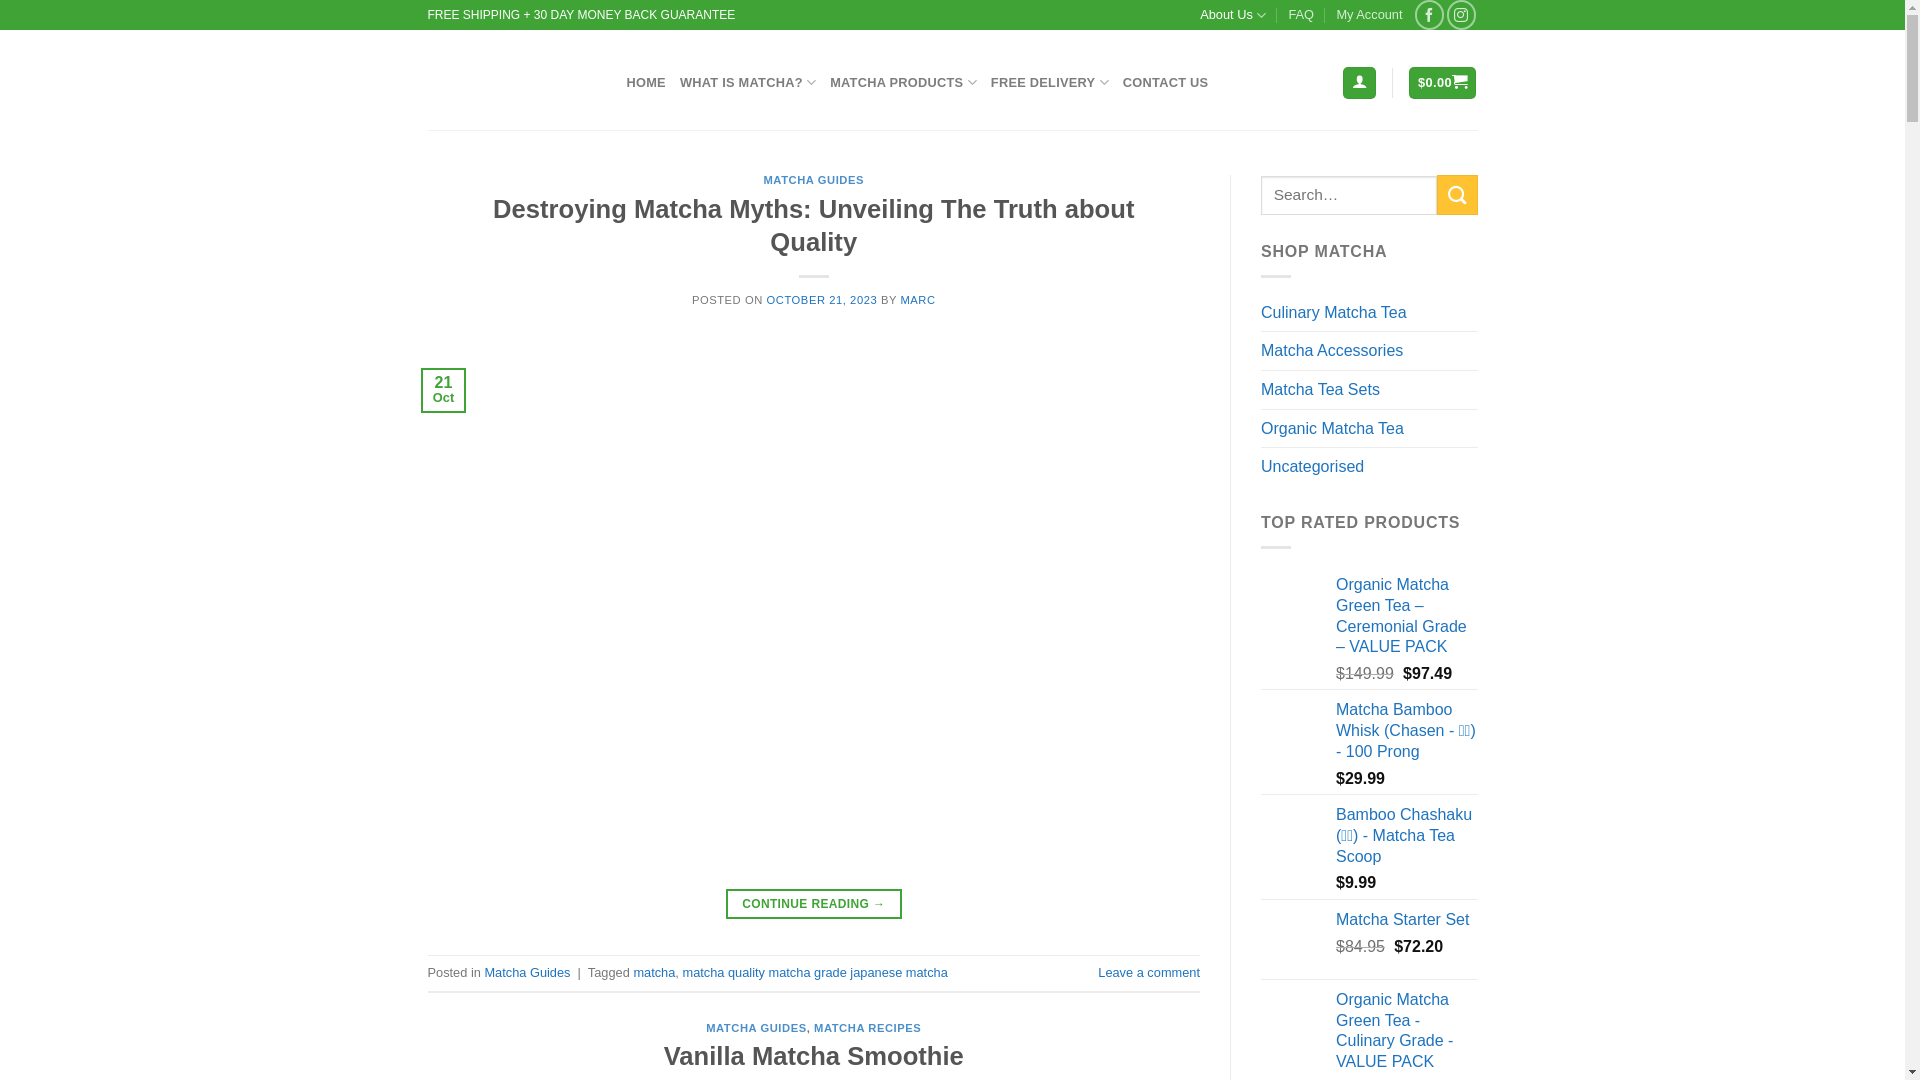 The width and height of the screenshot is (1920, 1080). What do you see at coordinates (1368, 312) in the screenshot?
I see `'Culinary Matcha Tea'` at bounding box center [1368, 312].